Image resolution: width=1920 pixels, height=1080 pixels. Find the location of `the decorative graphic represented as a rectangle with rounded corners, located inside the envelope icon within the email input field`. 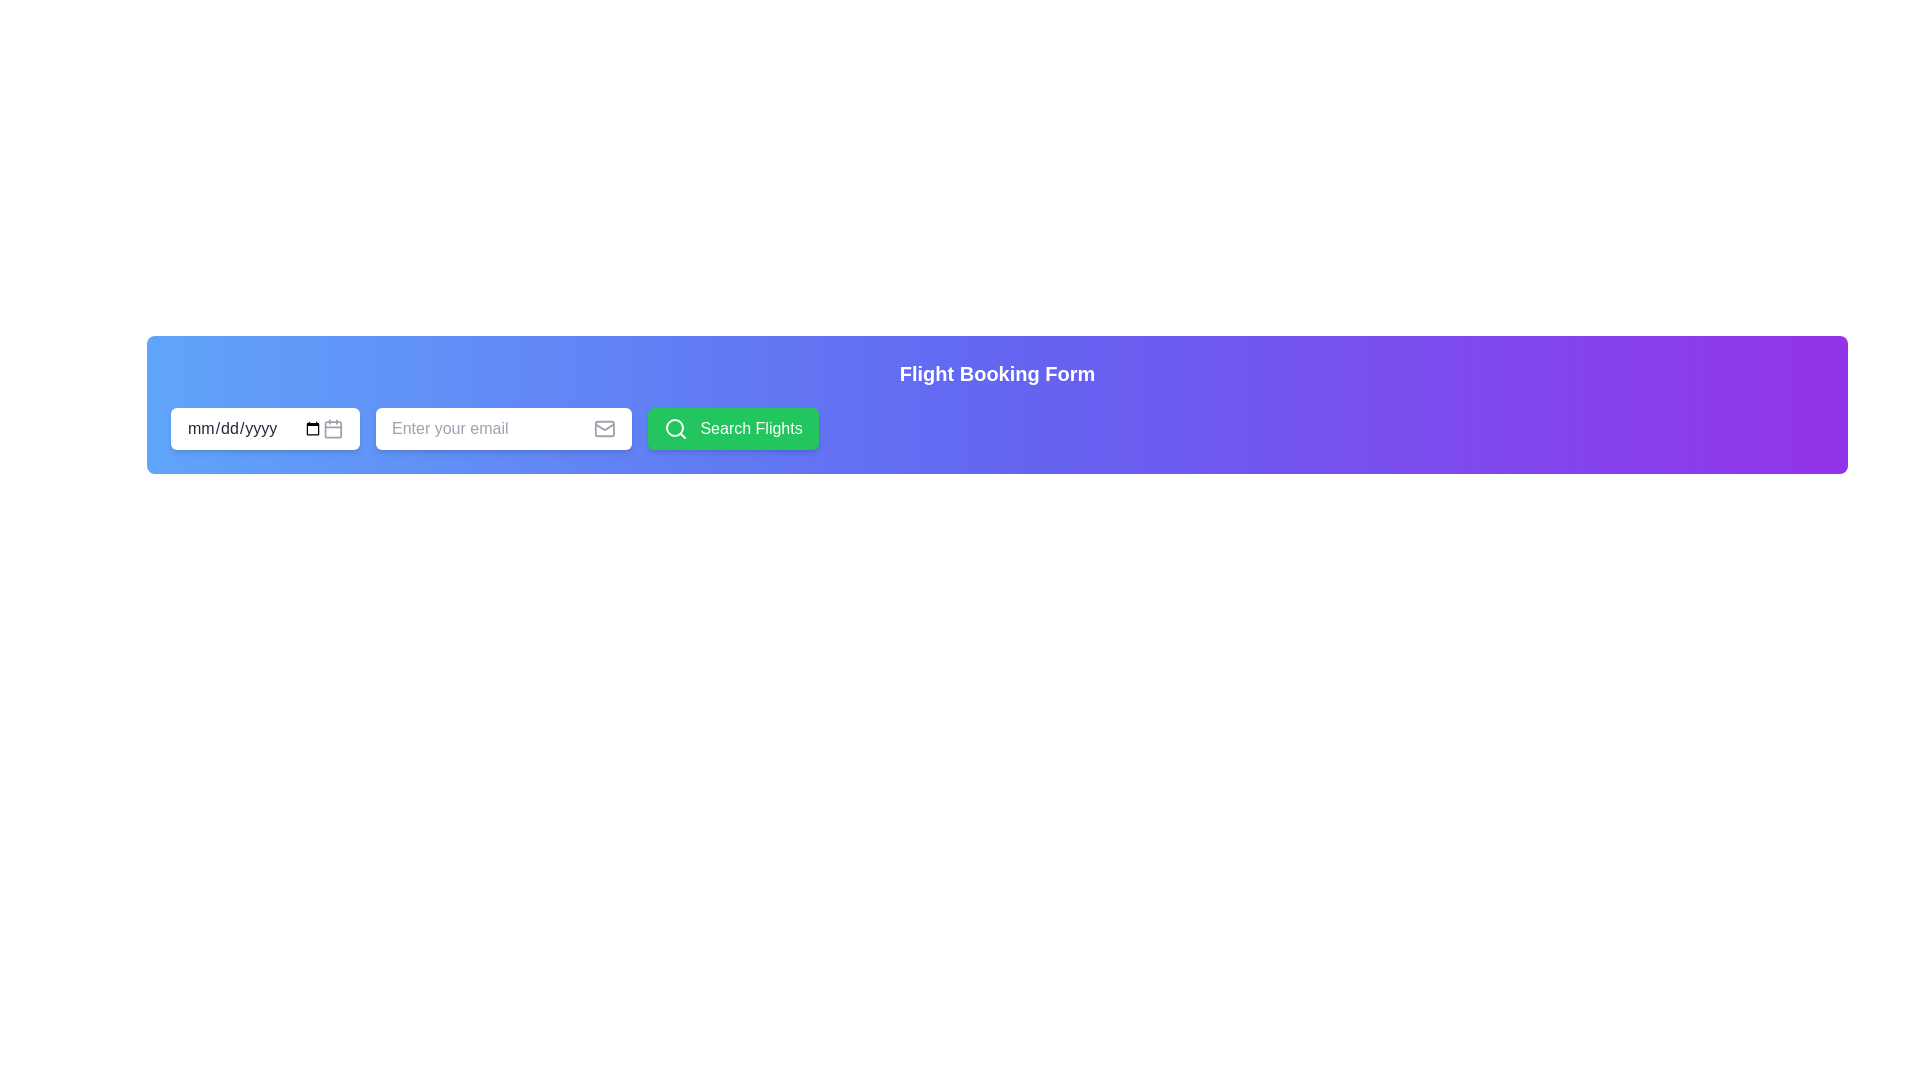

the decorative graphic represented as a rectangle with rounded corners, located inside the envelope icon within the email input field is located at coordinates (604, 427).